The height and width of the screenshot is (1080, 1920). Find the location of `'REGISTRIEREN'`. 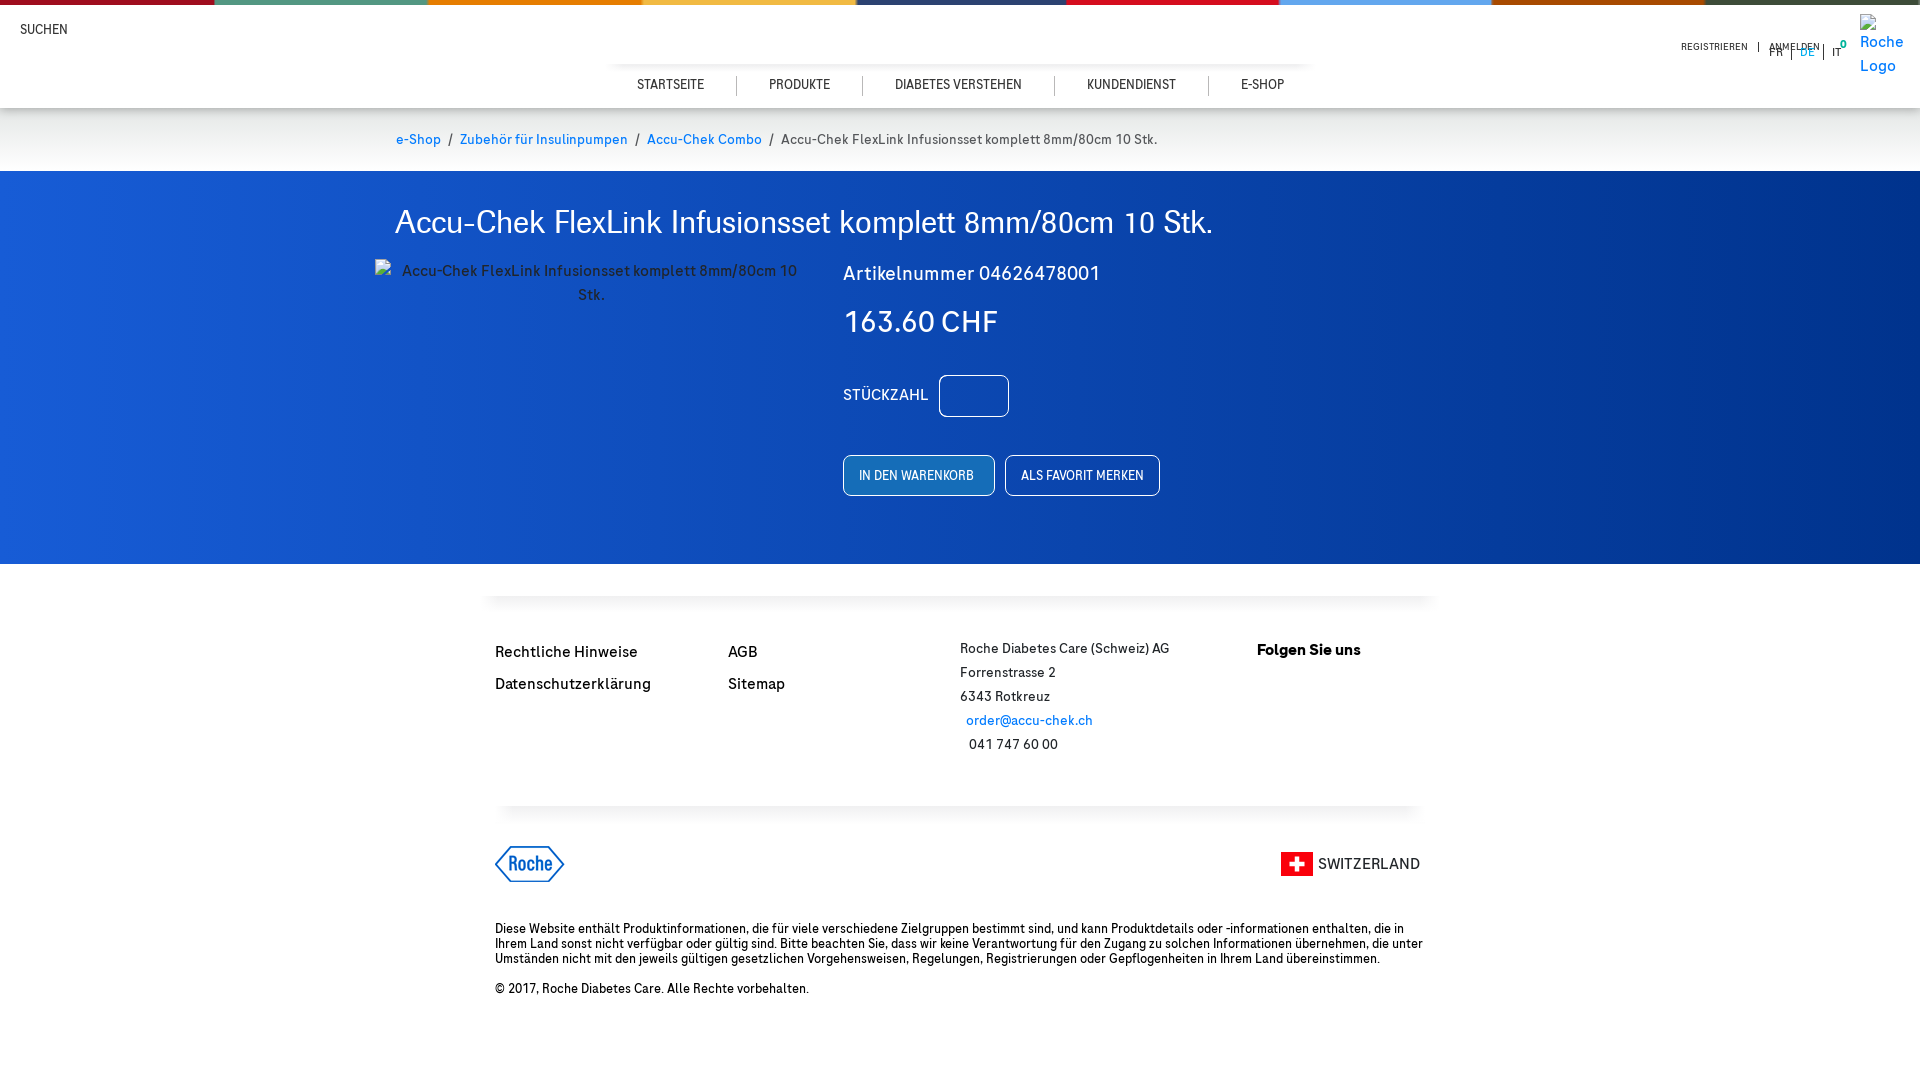

'REGISTRIEREN' is located at coordinates (1713, 45).